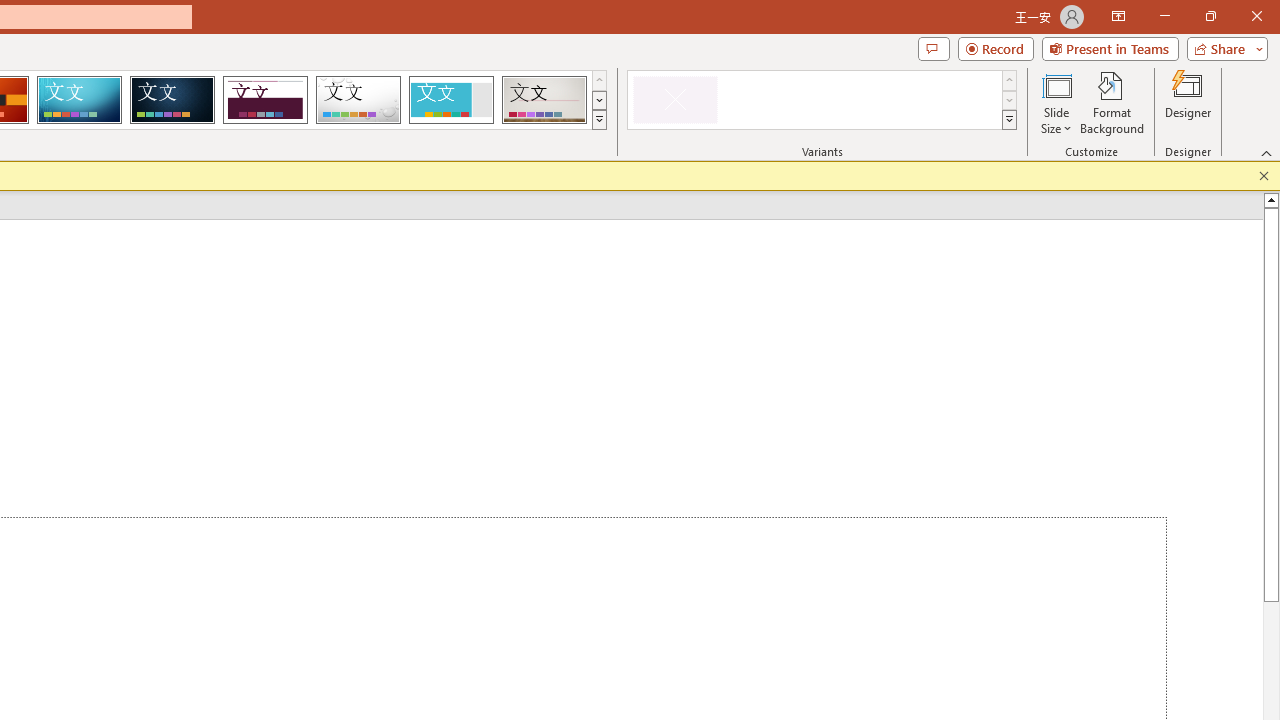 Image resolution: width=1280 pixels, height=720 pixels. I want to click on 'Themes', so click(598, 120).